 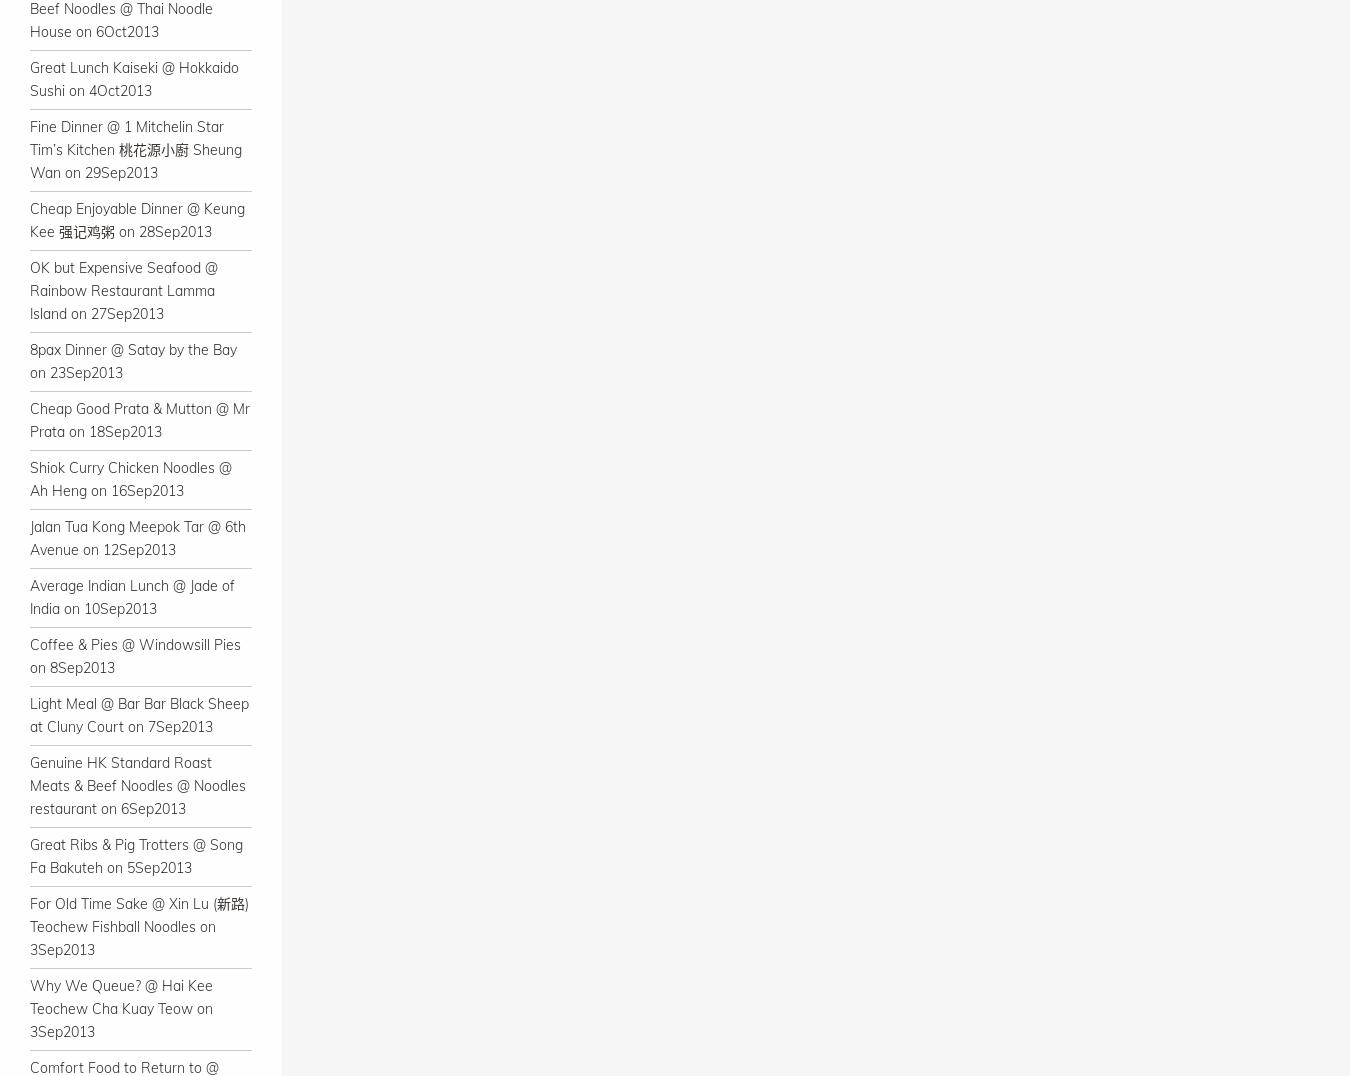 What do you see at coordinates (139, 420) in the screenshot?
I see `'Cheap Good Prata & Mutton @ Mr Prata on 18Sep2013'` at bounding box center [139, 420].